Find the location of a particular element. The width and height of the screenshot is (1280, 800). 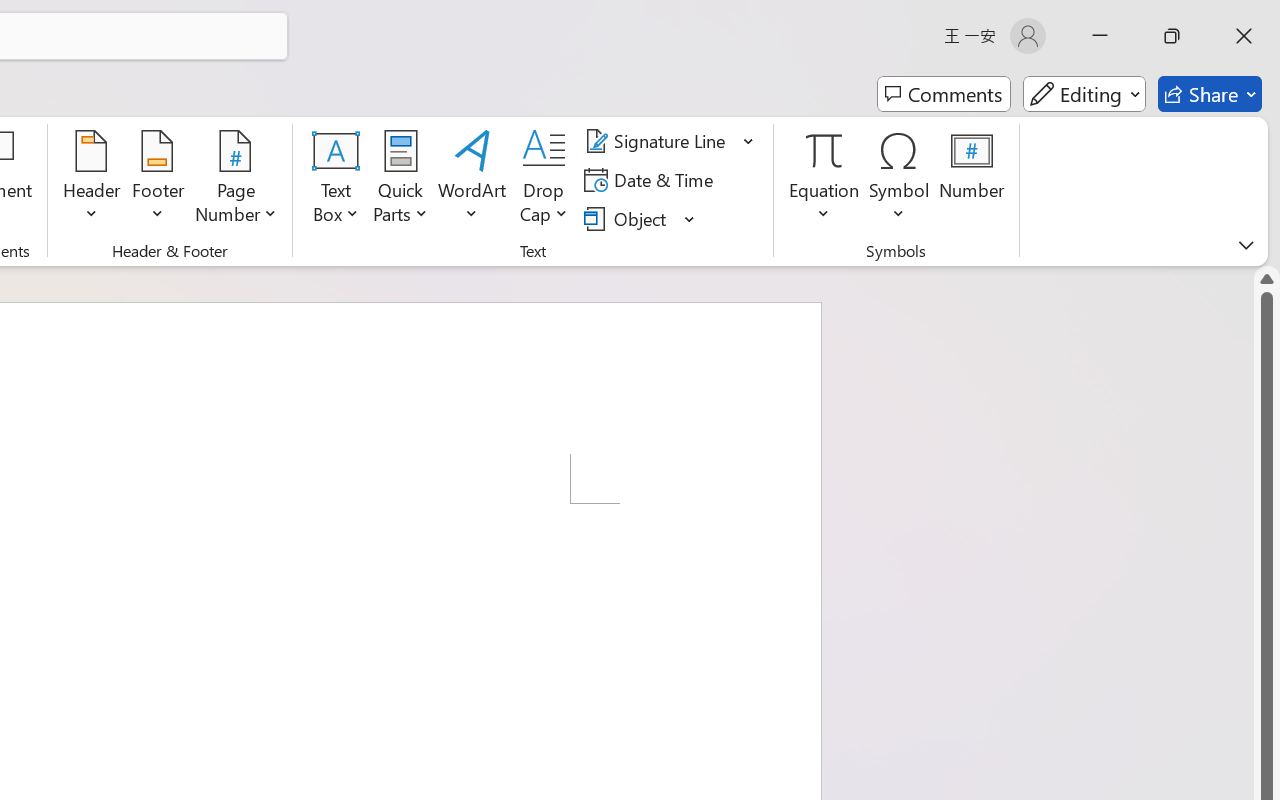

'Object...' is located at coordinates (627, 218).